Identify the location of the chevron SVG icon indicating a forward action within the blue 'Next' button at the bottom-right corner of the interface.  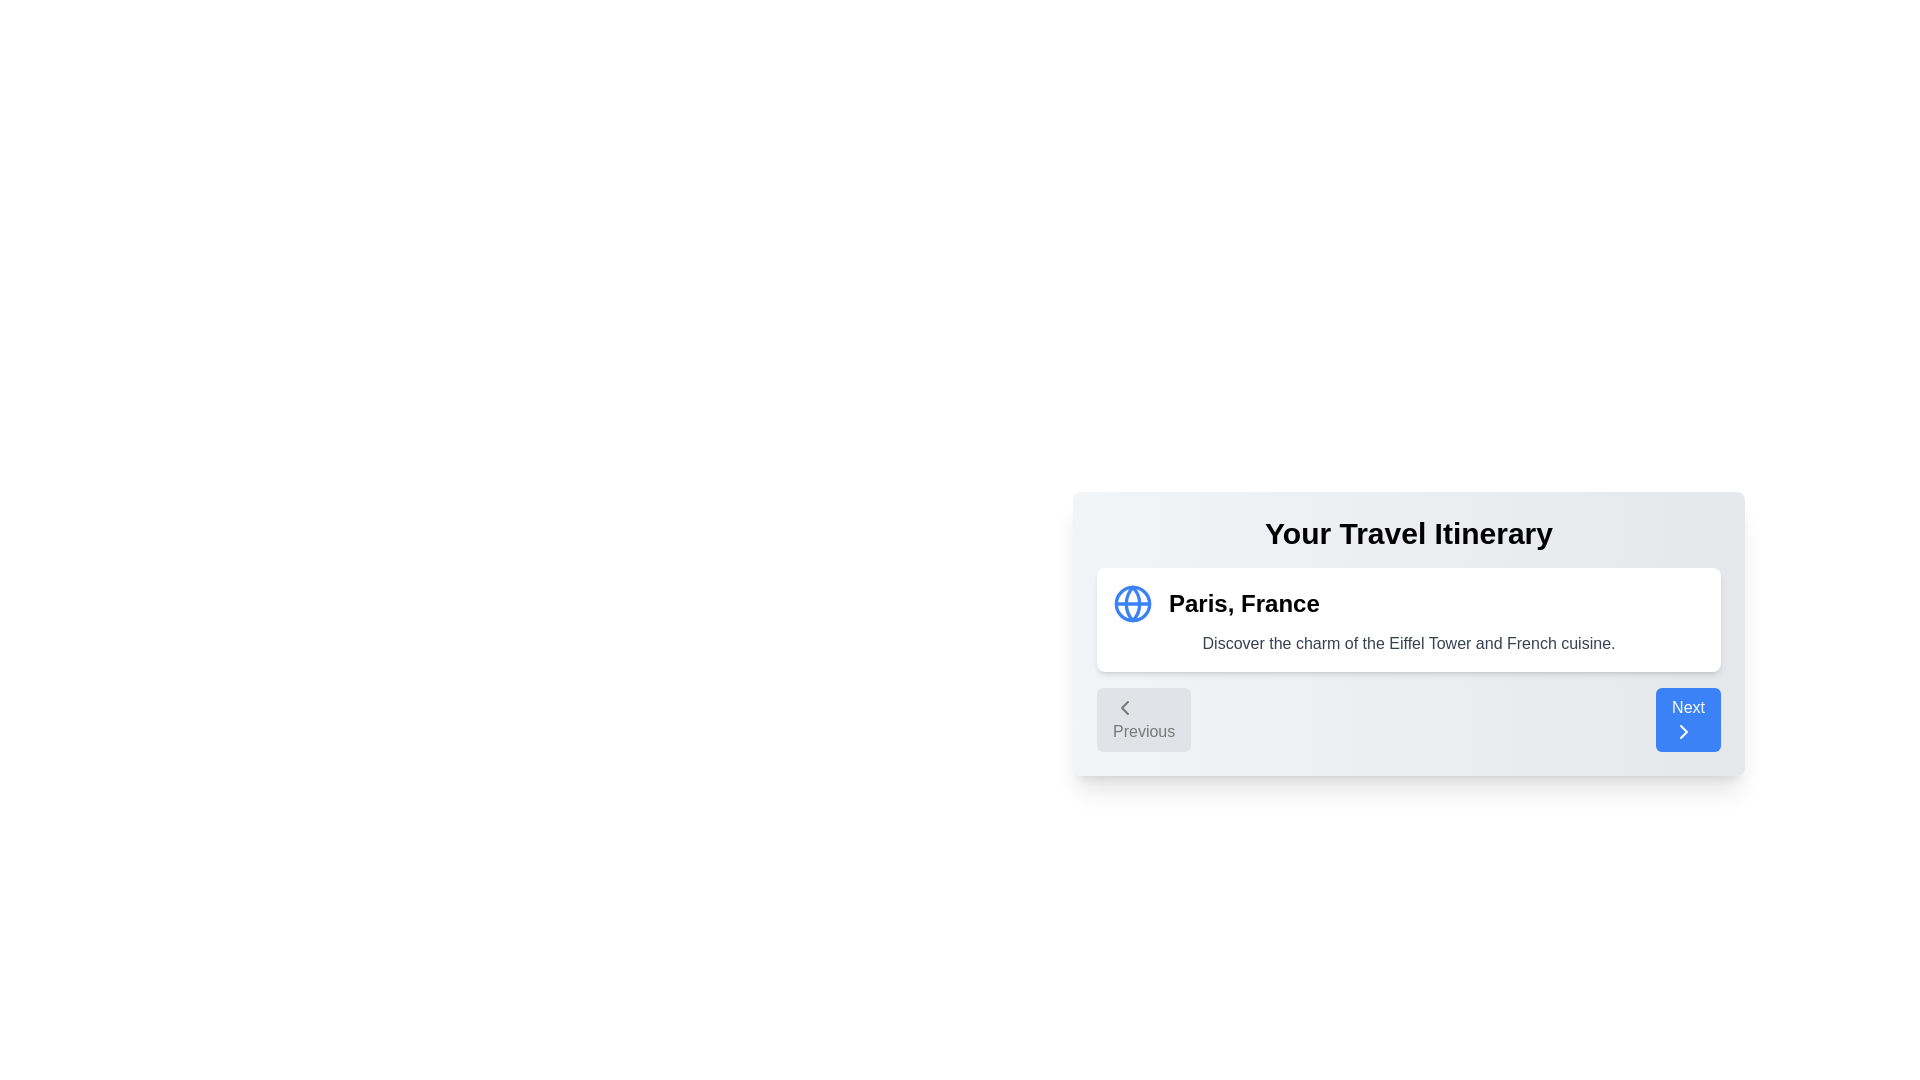
(1683, 732).